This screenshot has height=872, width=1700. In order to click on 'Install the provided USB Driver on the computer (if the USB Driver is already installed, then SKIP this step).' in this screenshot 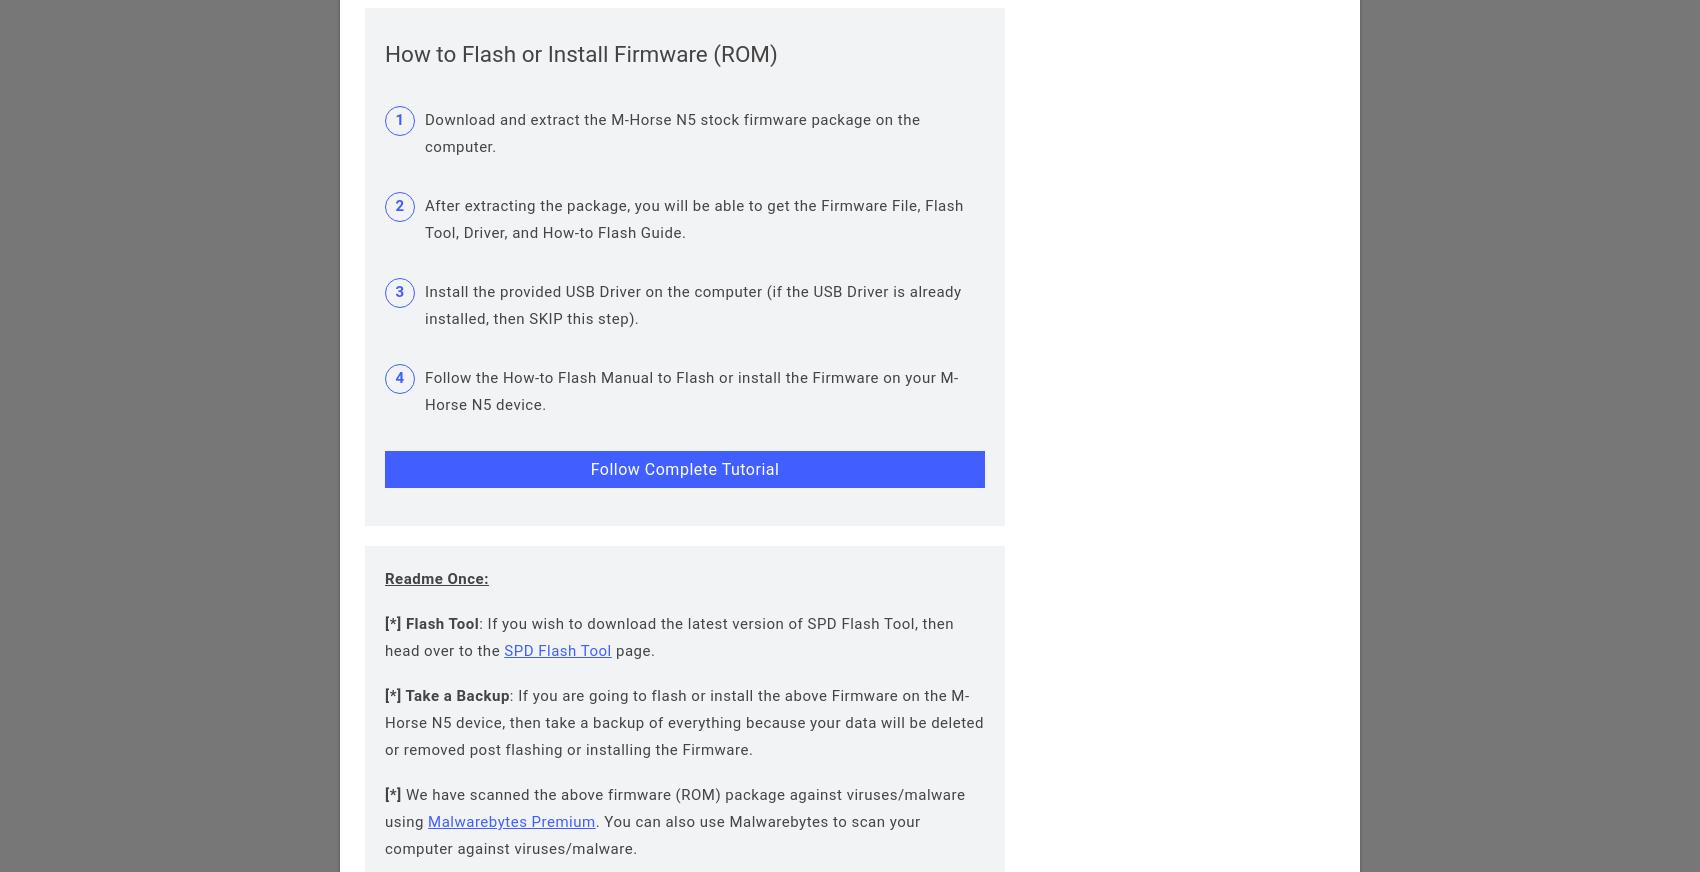, I will do `click(425, 304)`.